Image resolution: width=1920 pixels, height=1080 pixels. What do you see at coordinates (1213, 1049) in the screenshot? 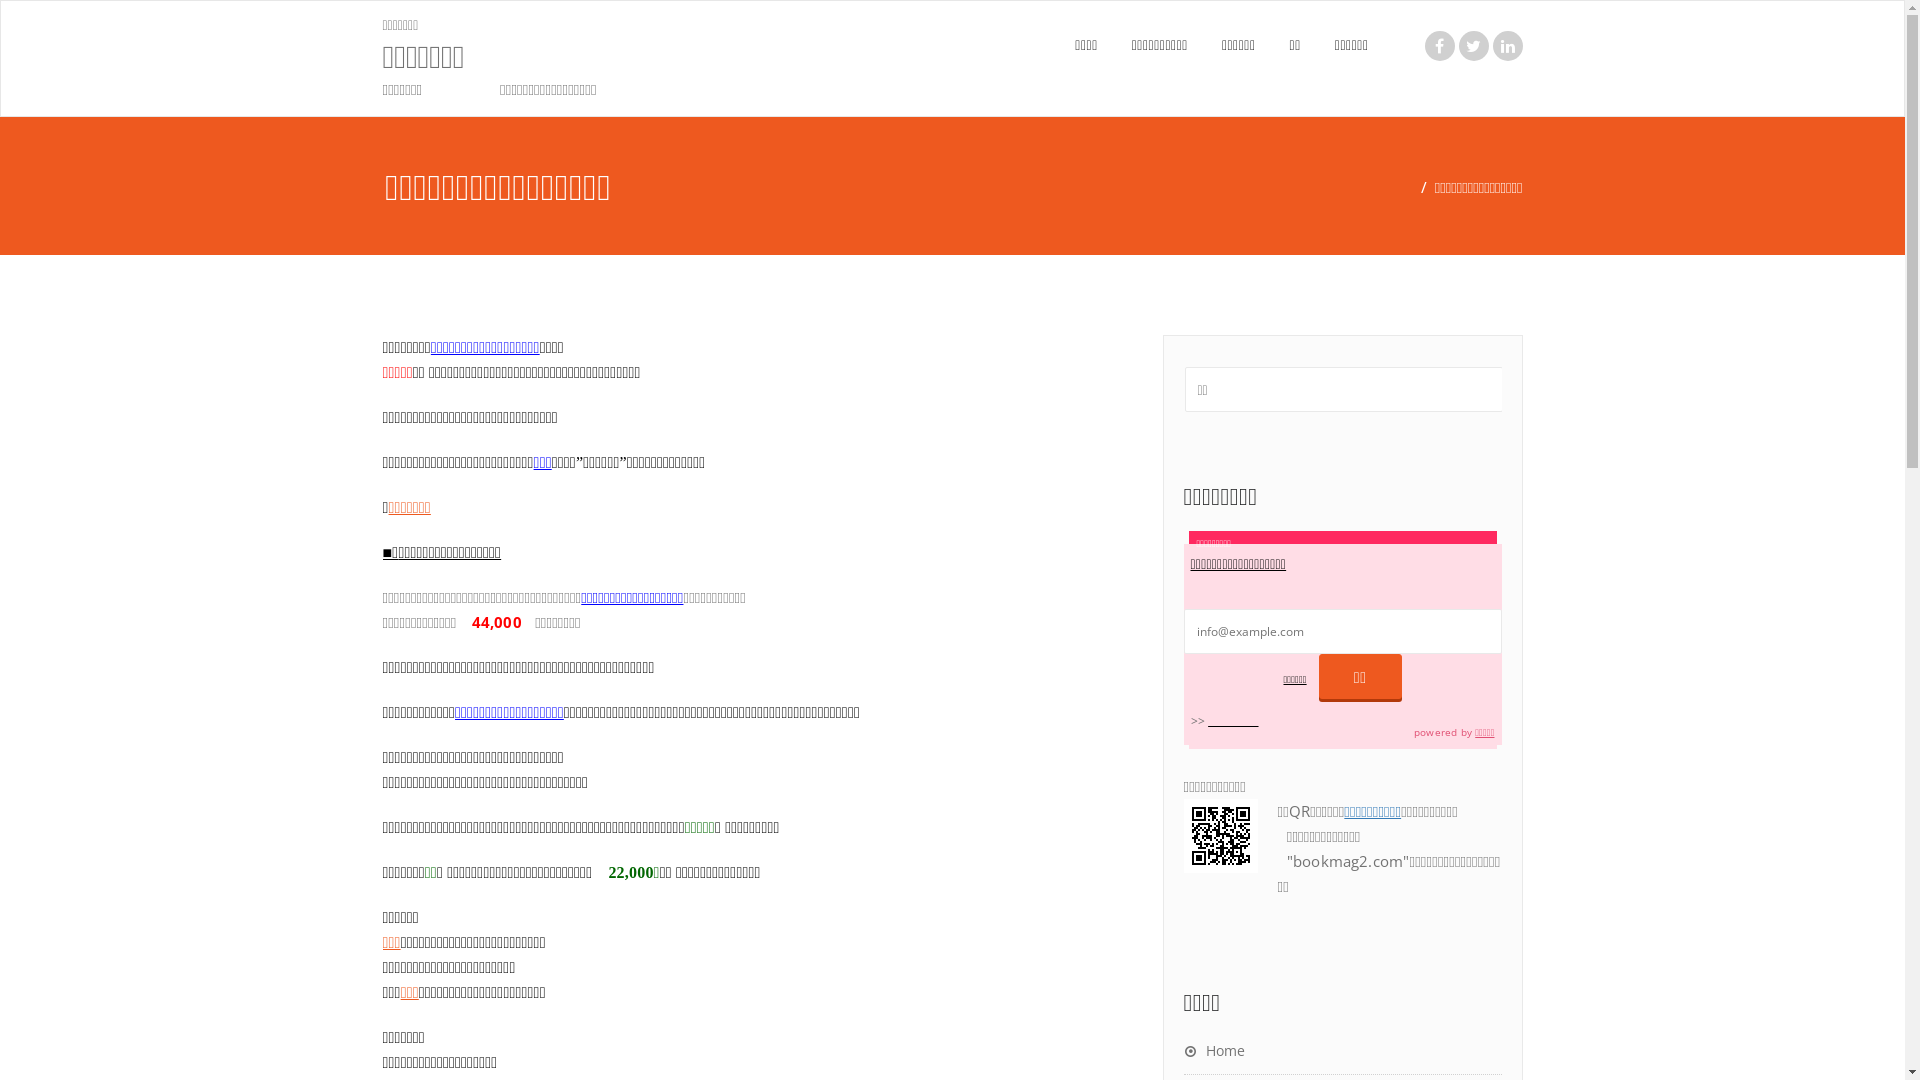
I see `'Home'` at bounding box center [1213, 1049].